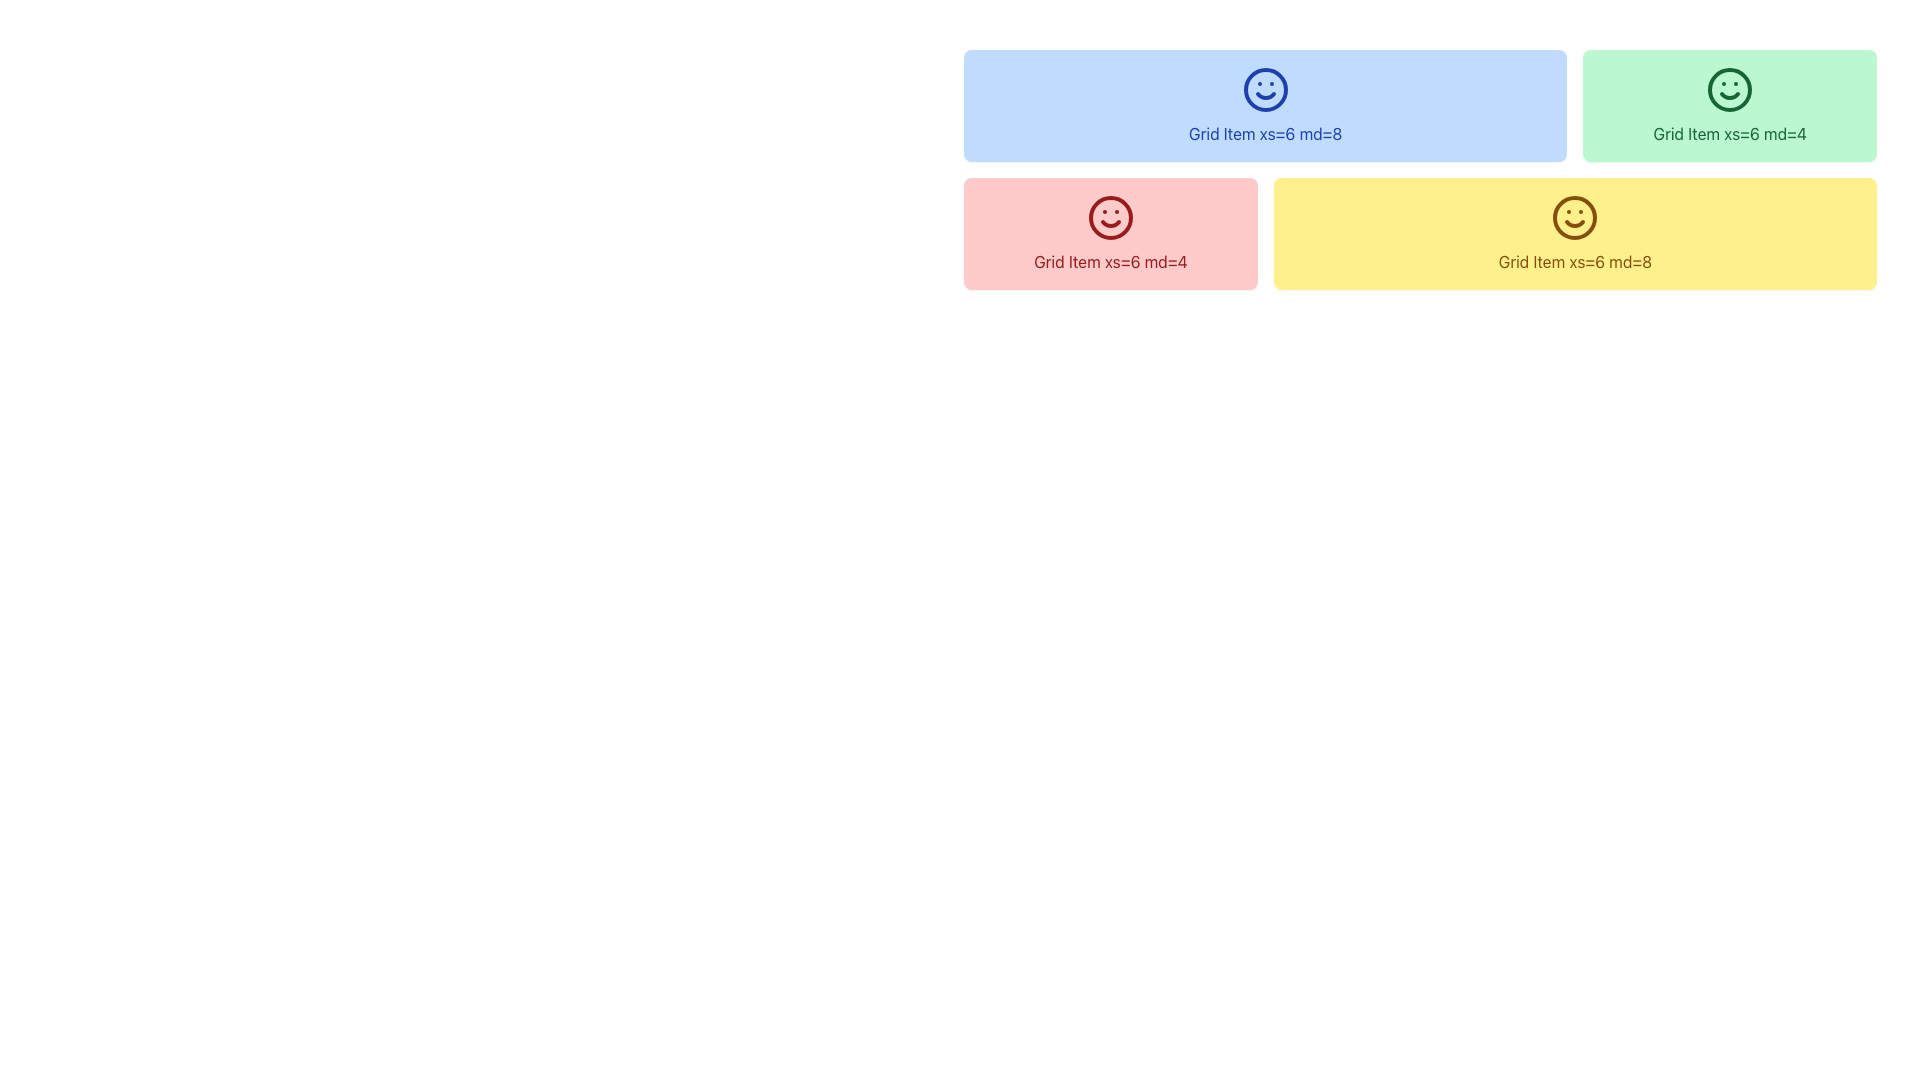  What do you see at coordinates (1264, 88) in the screenshot?
I see `the Circle graphic element that serves as the circular boundary of a smiley face icon within the SVG, located inside a blue-colored rectangular grid item labeled 'Grid Item xs=6 md=8'` at bounding box center [1264, 88].